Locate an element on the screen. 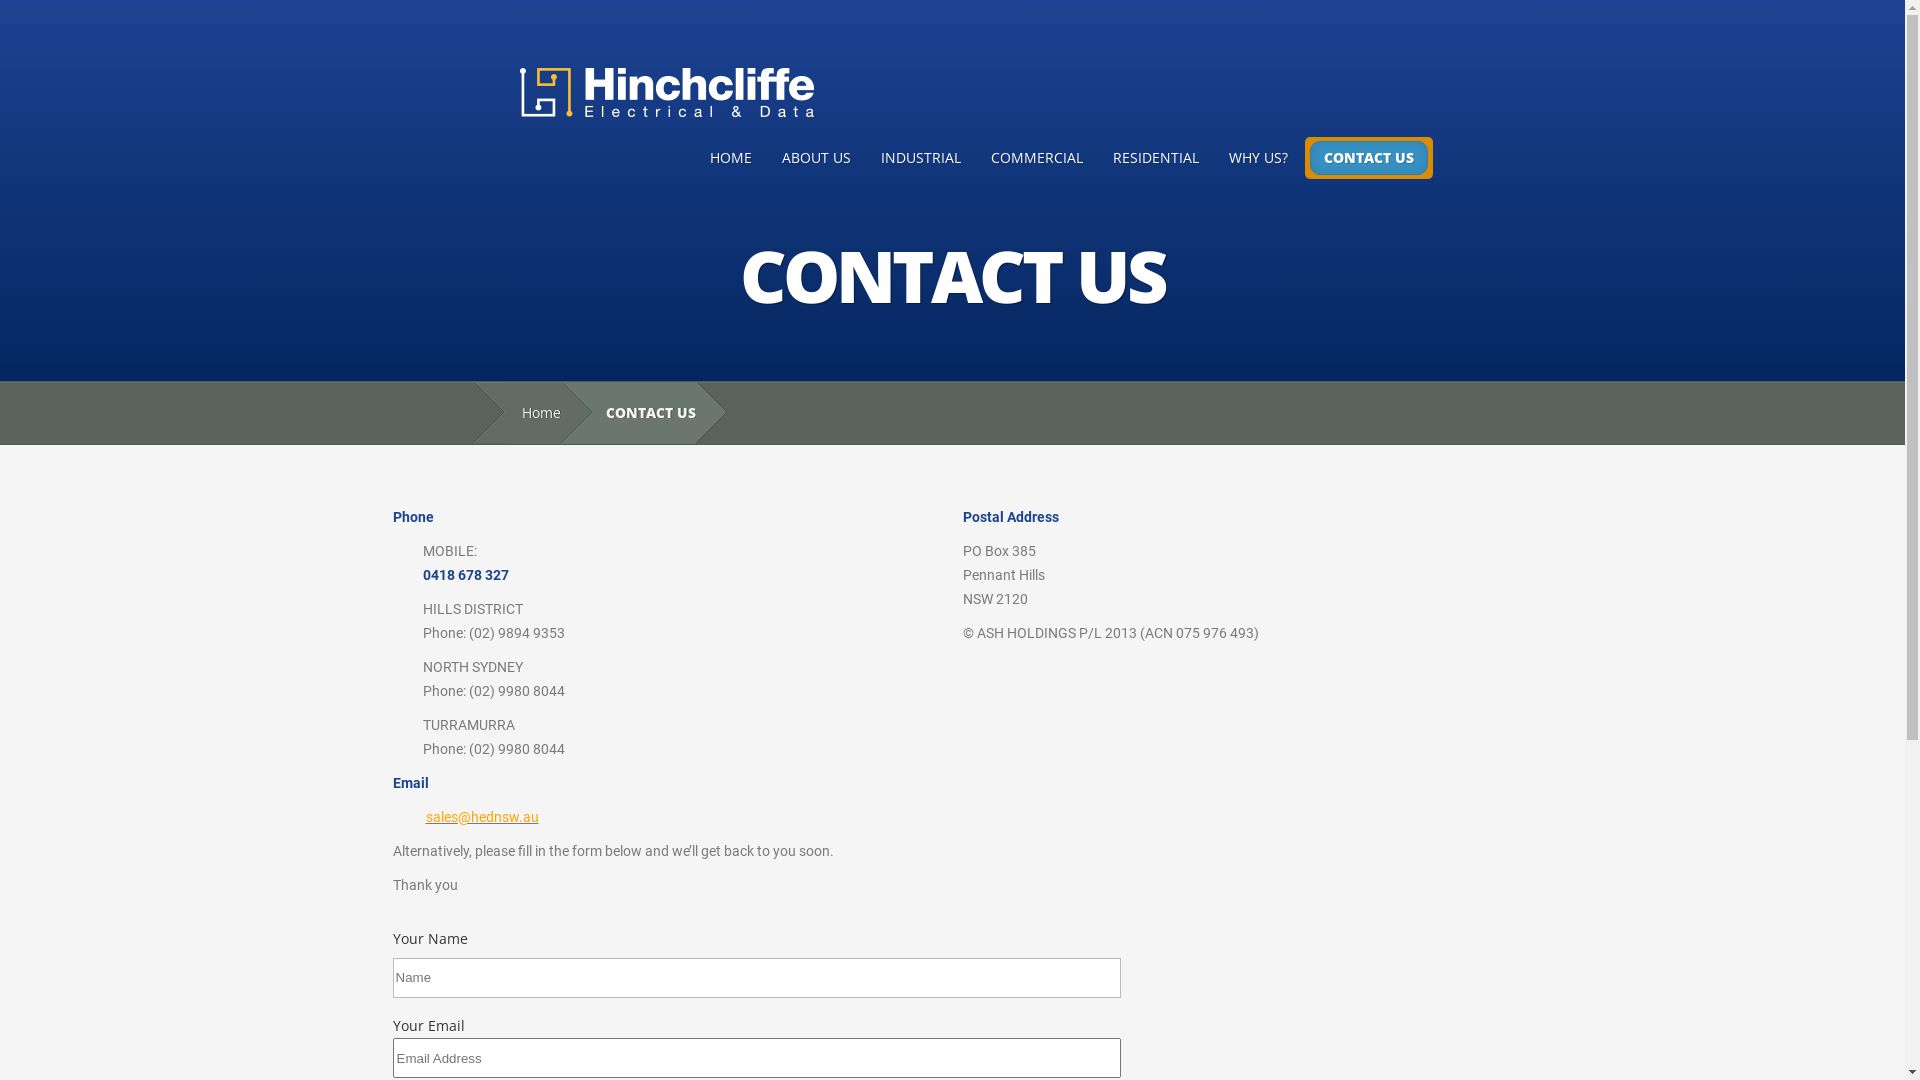  'RESIDENTIAL' is located at coordinates (1156, 157).